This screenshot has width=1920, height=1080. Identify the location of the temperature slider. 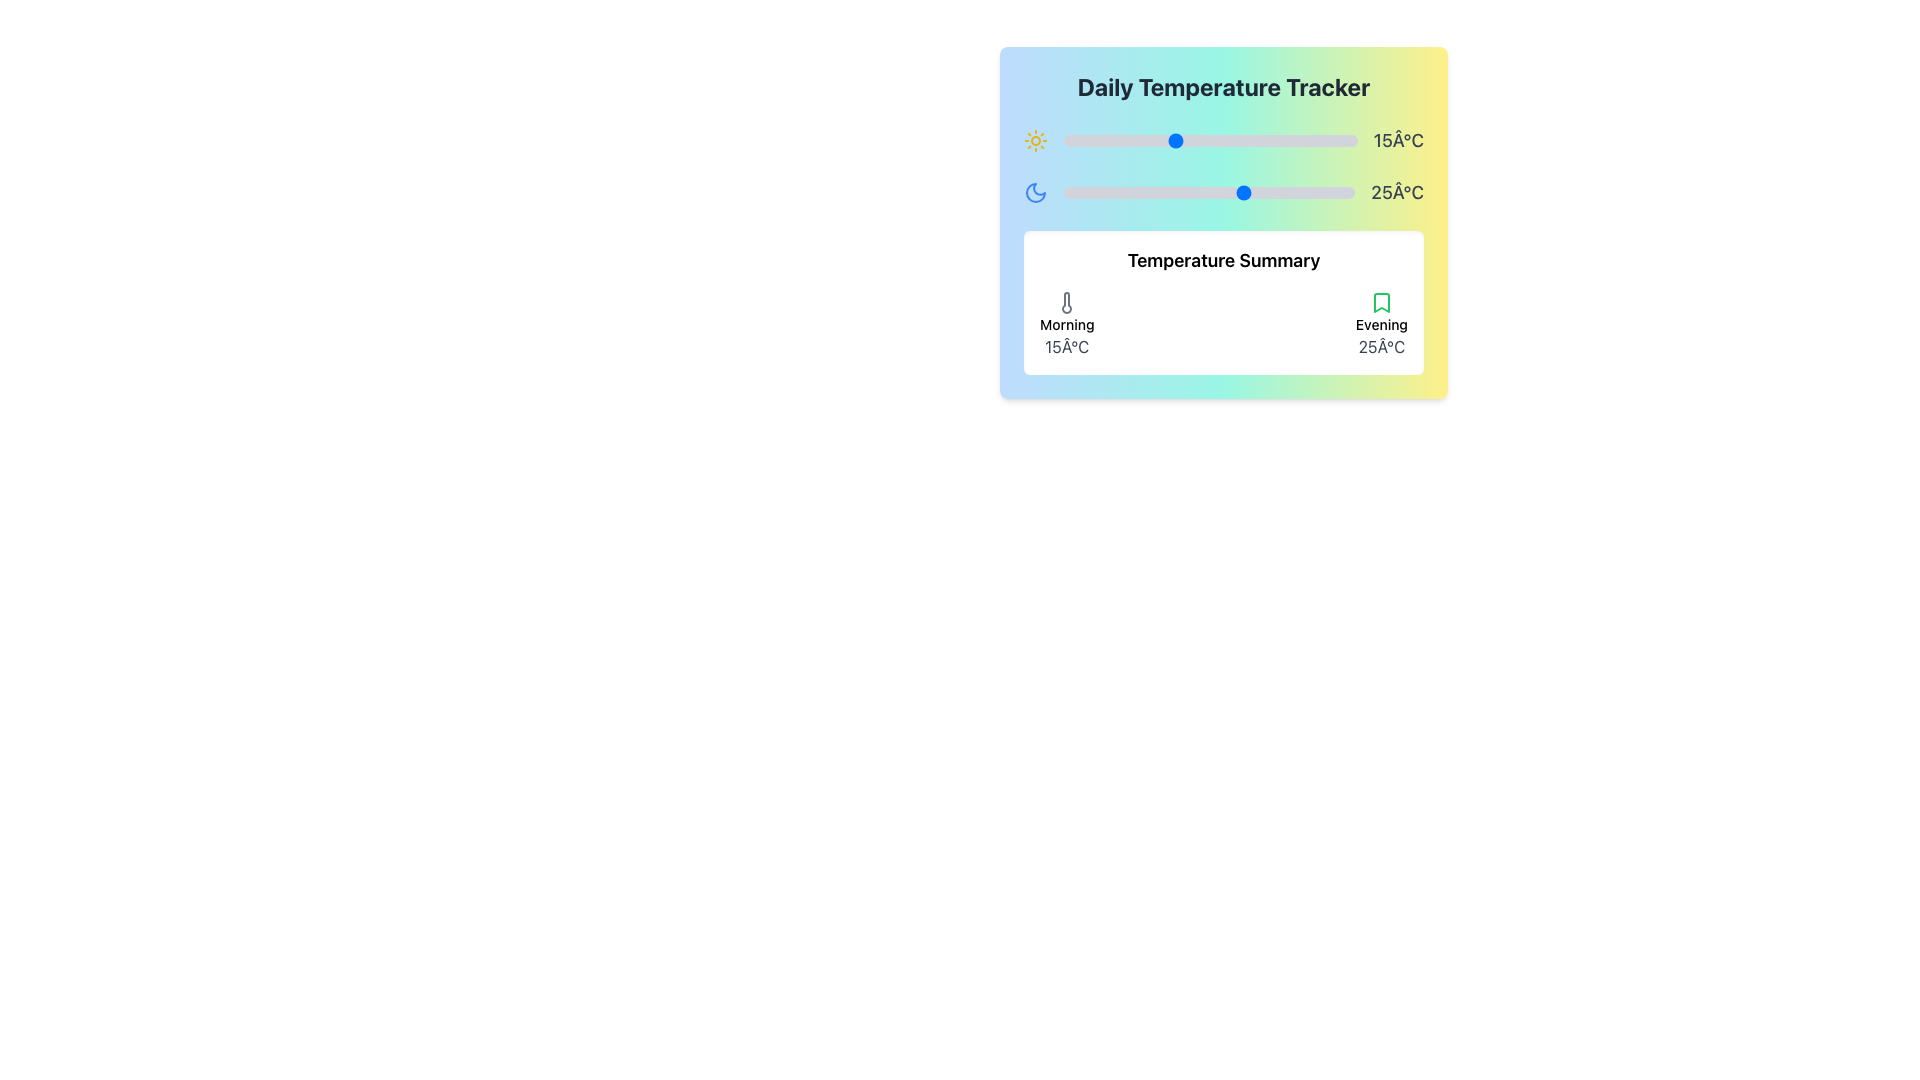
(1174, 140).